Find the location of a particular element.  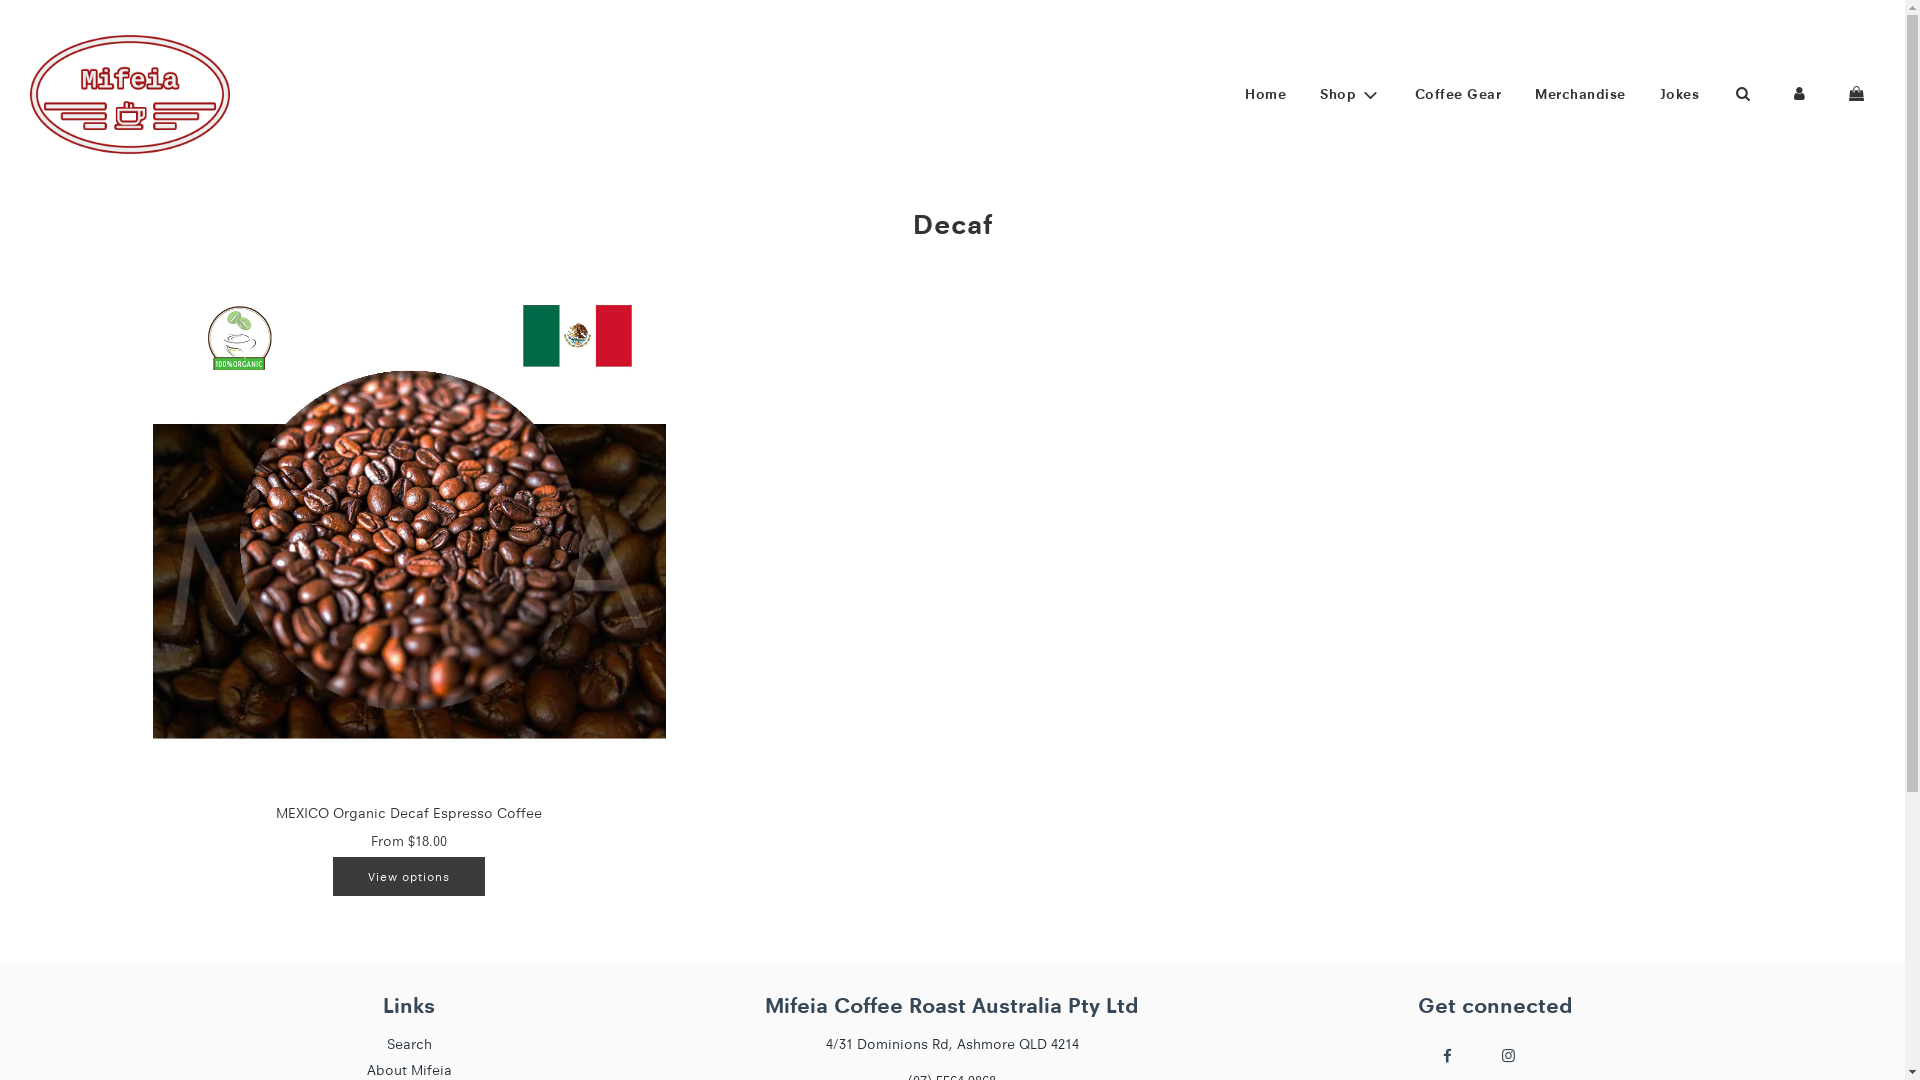

'Shop' is located at coordinates (1350, 94).